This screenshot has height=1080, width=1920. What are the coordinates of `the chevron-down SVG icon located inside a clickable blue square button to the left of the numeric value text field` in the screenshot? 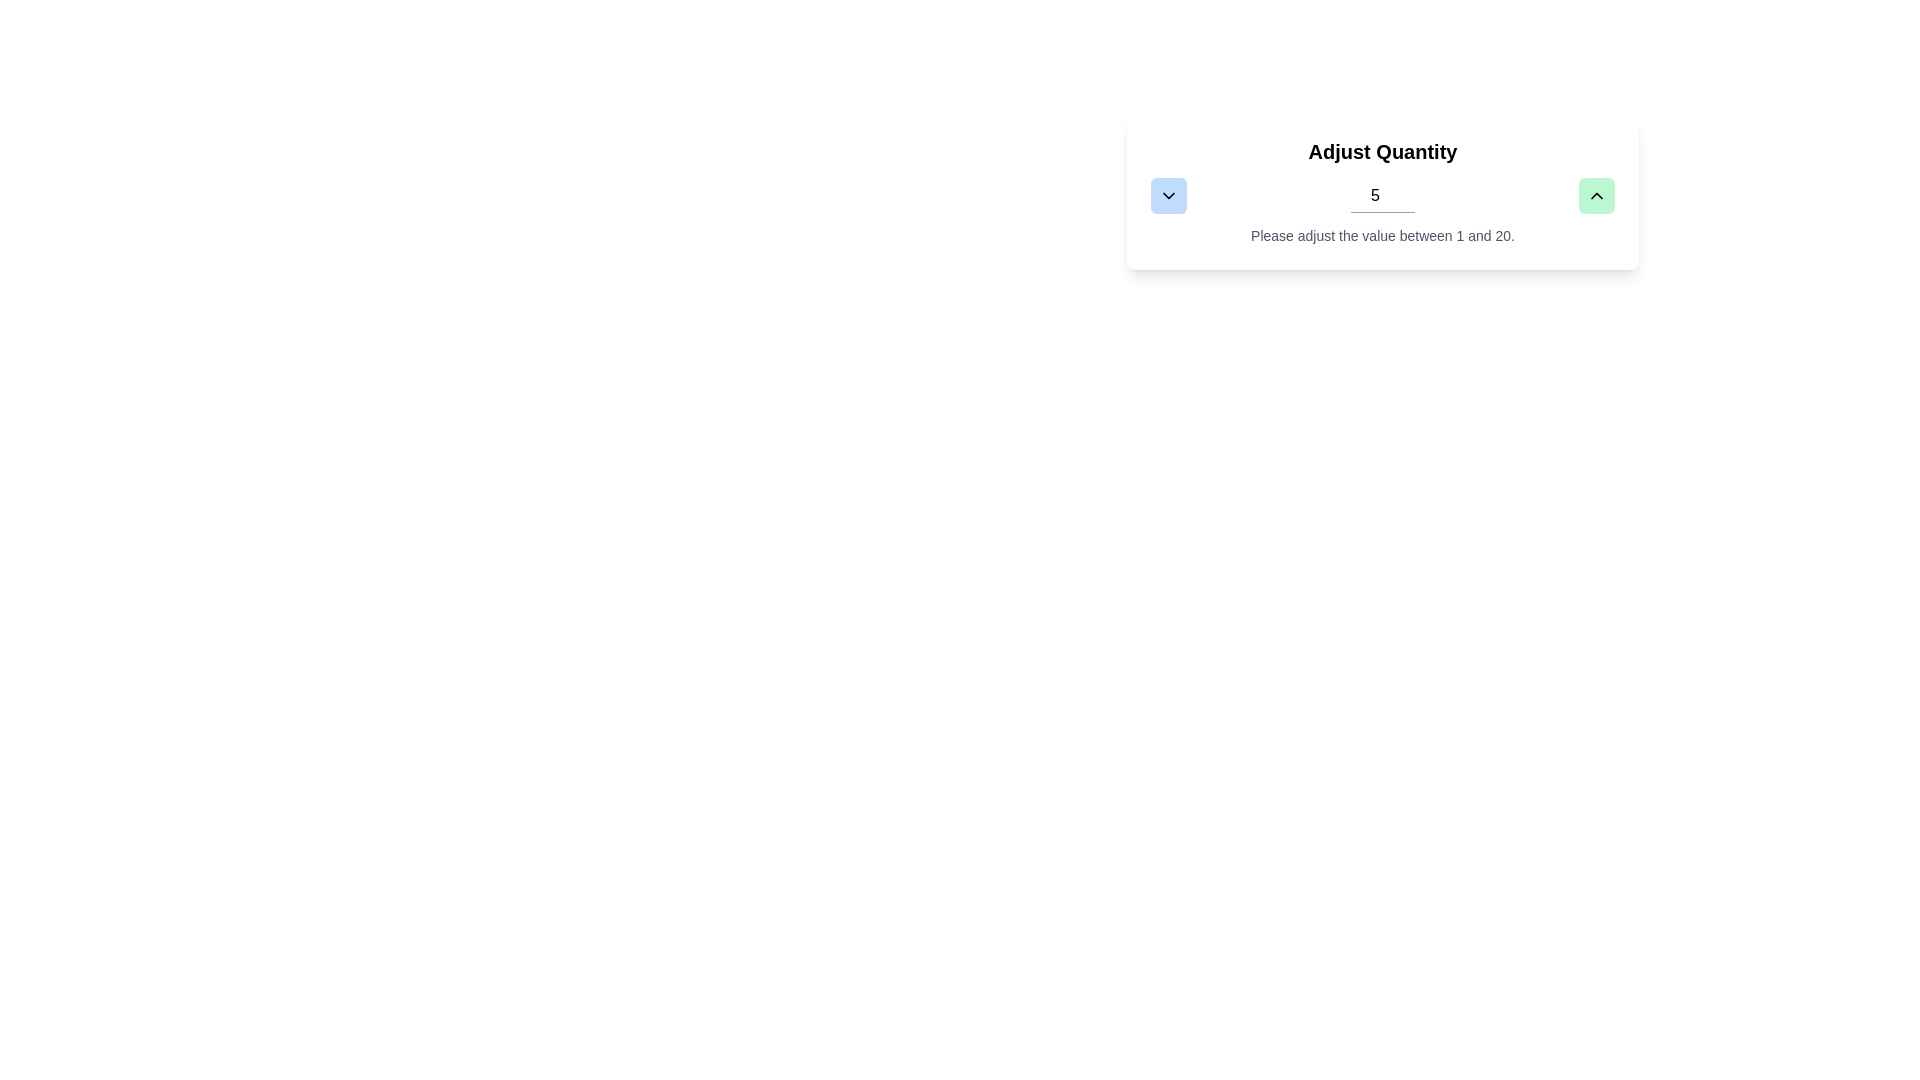 It's located at (1169, 196).